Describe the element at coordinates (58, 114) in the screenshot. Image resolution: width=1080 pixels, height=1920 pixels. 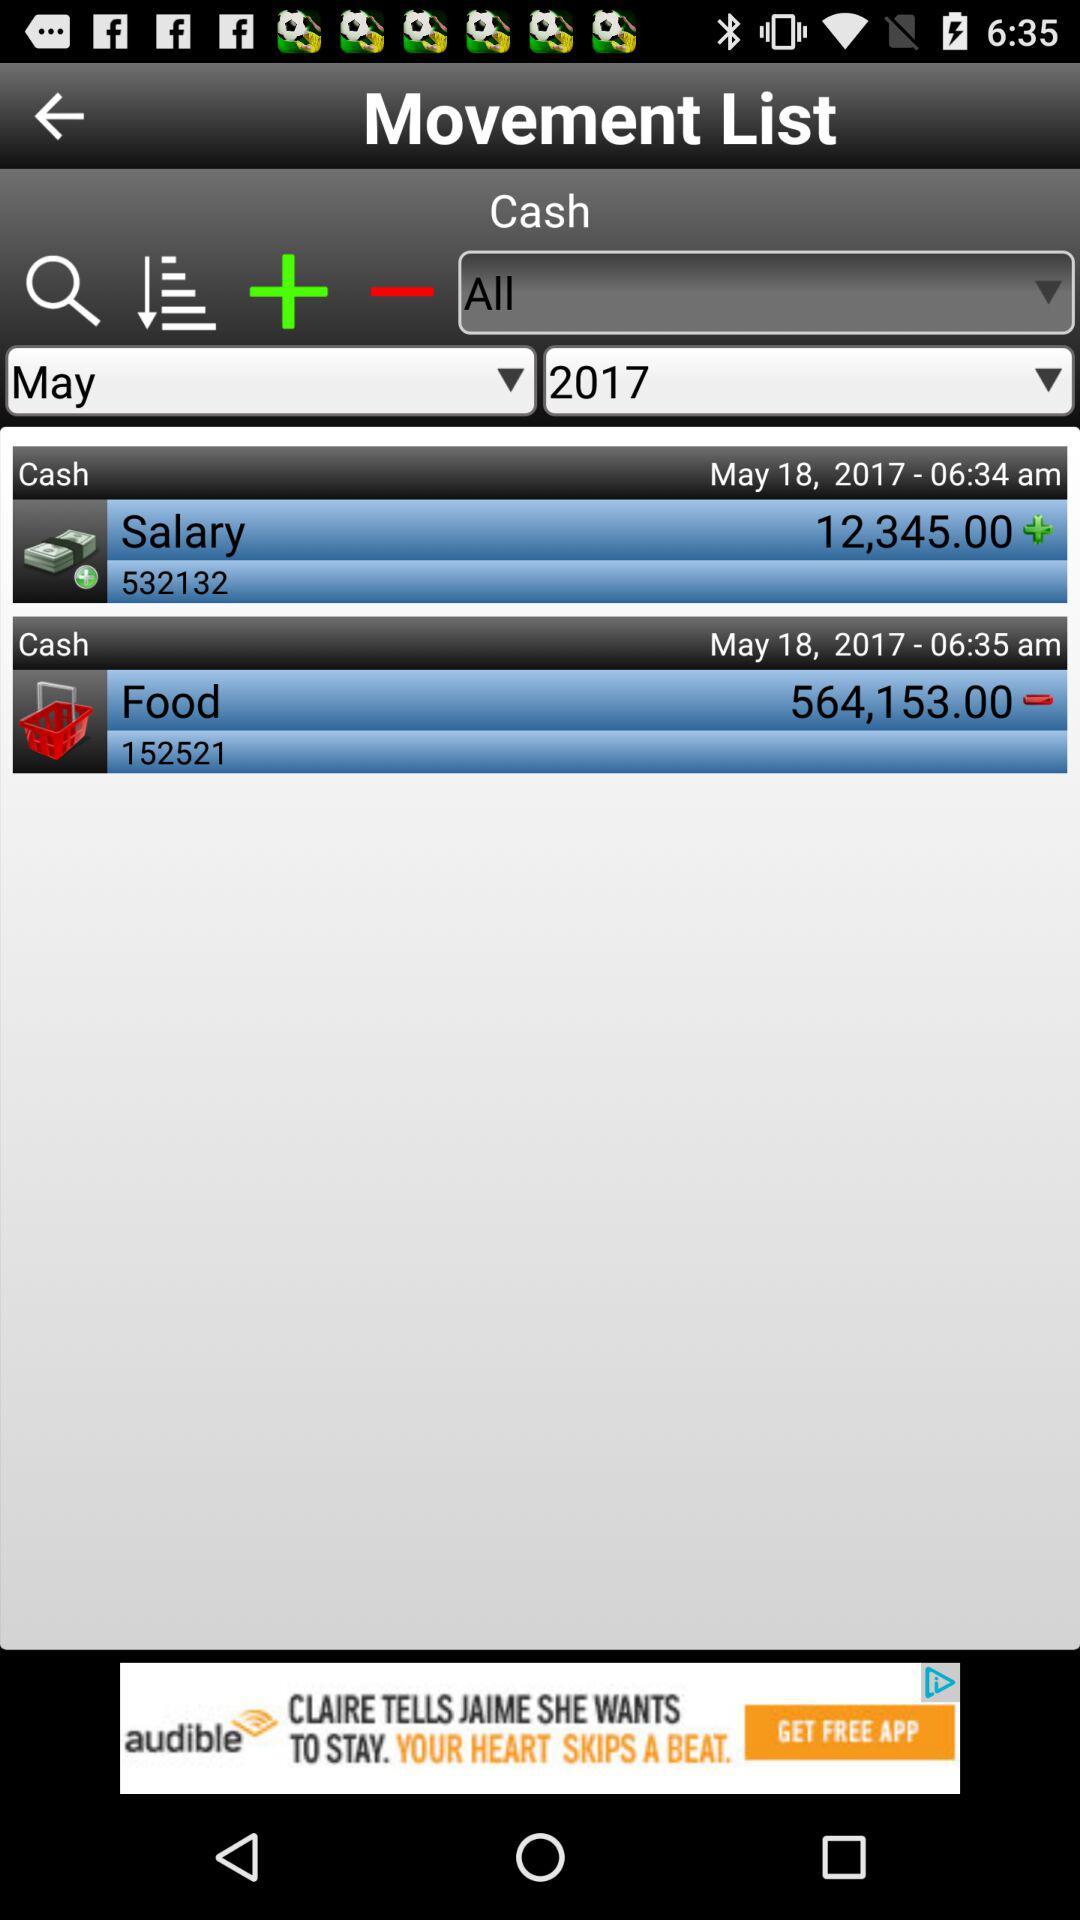
I see `go back` at that location.